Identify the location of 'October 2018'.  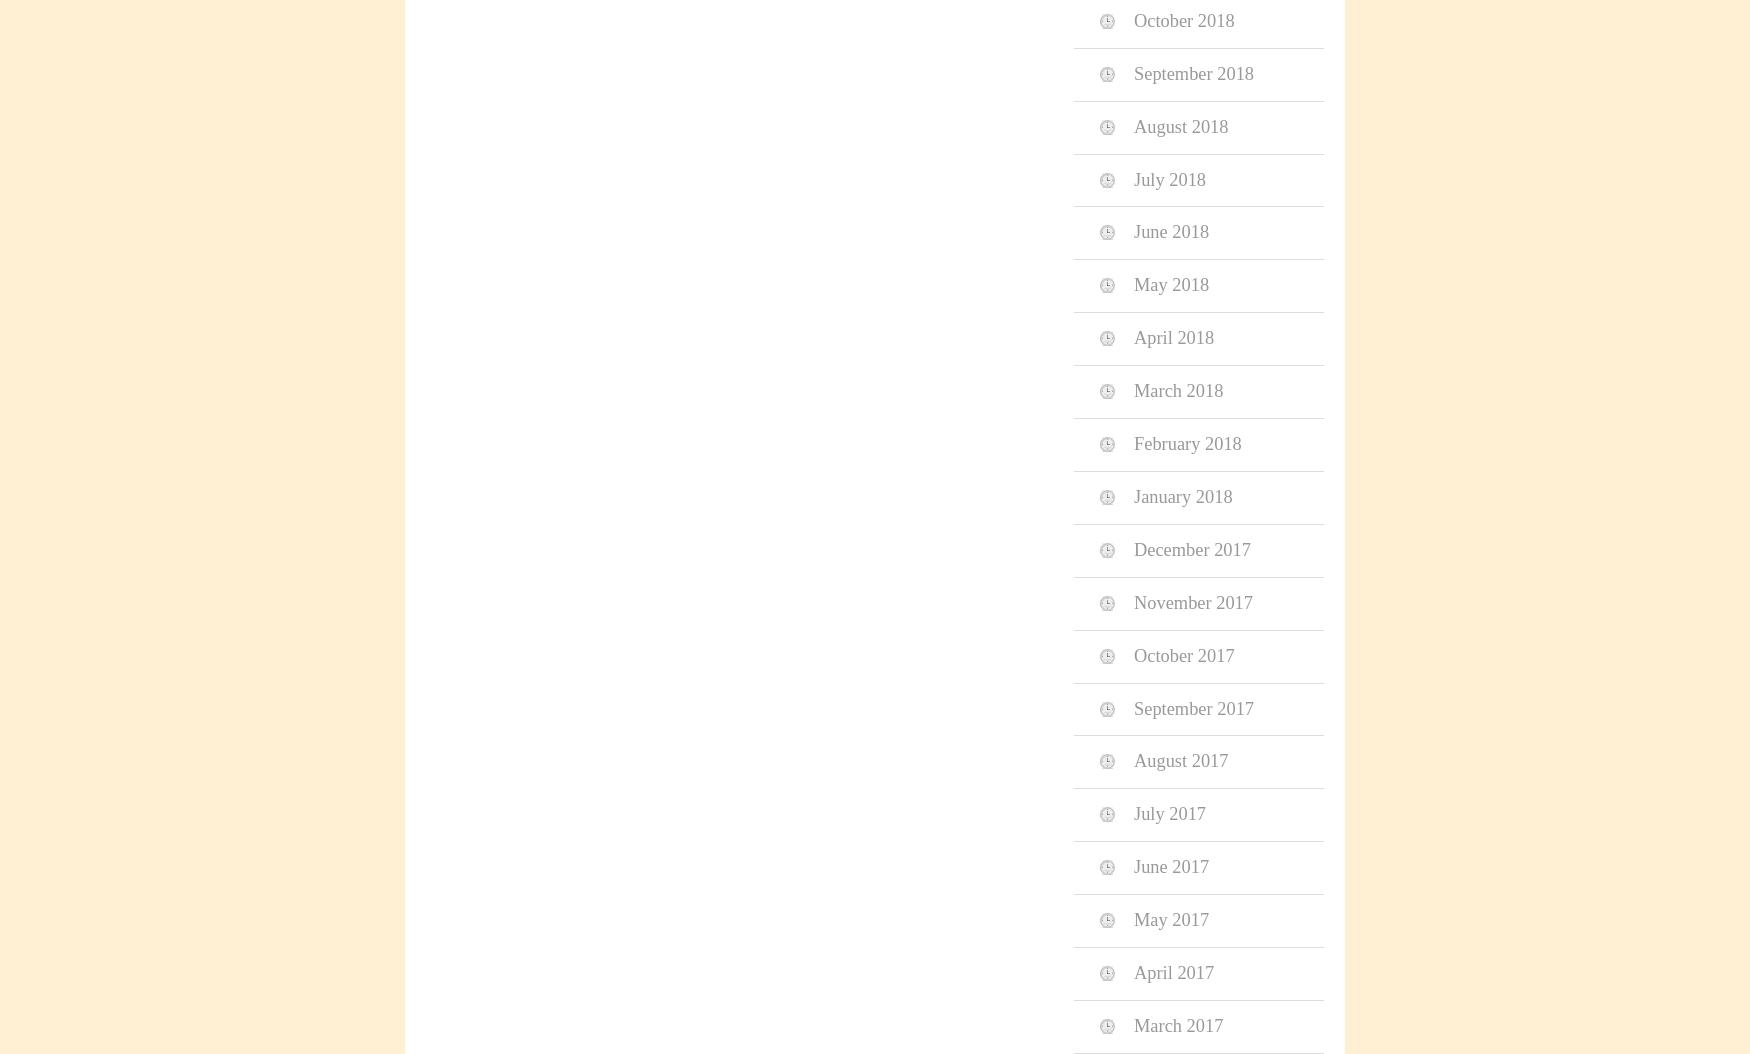
(1183, 20).